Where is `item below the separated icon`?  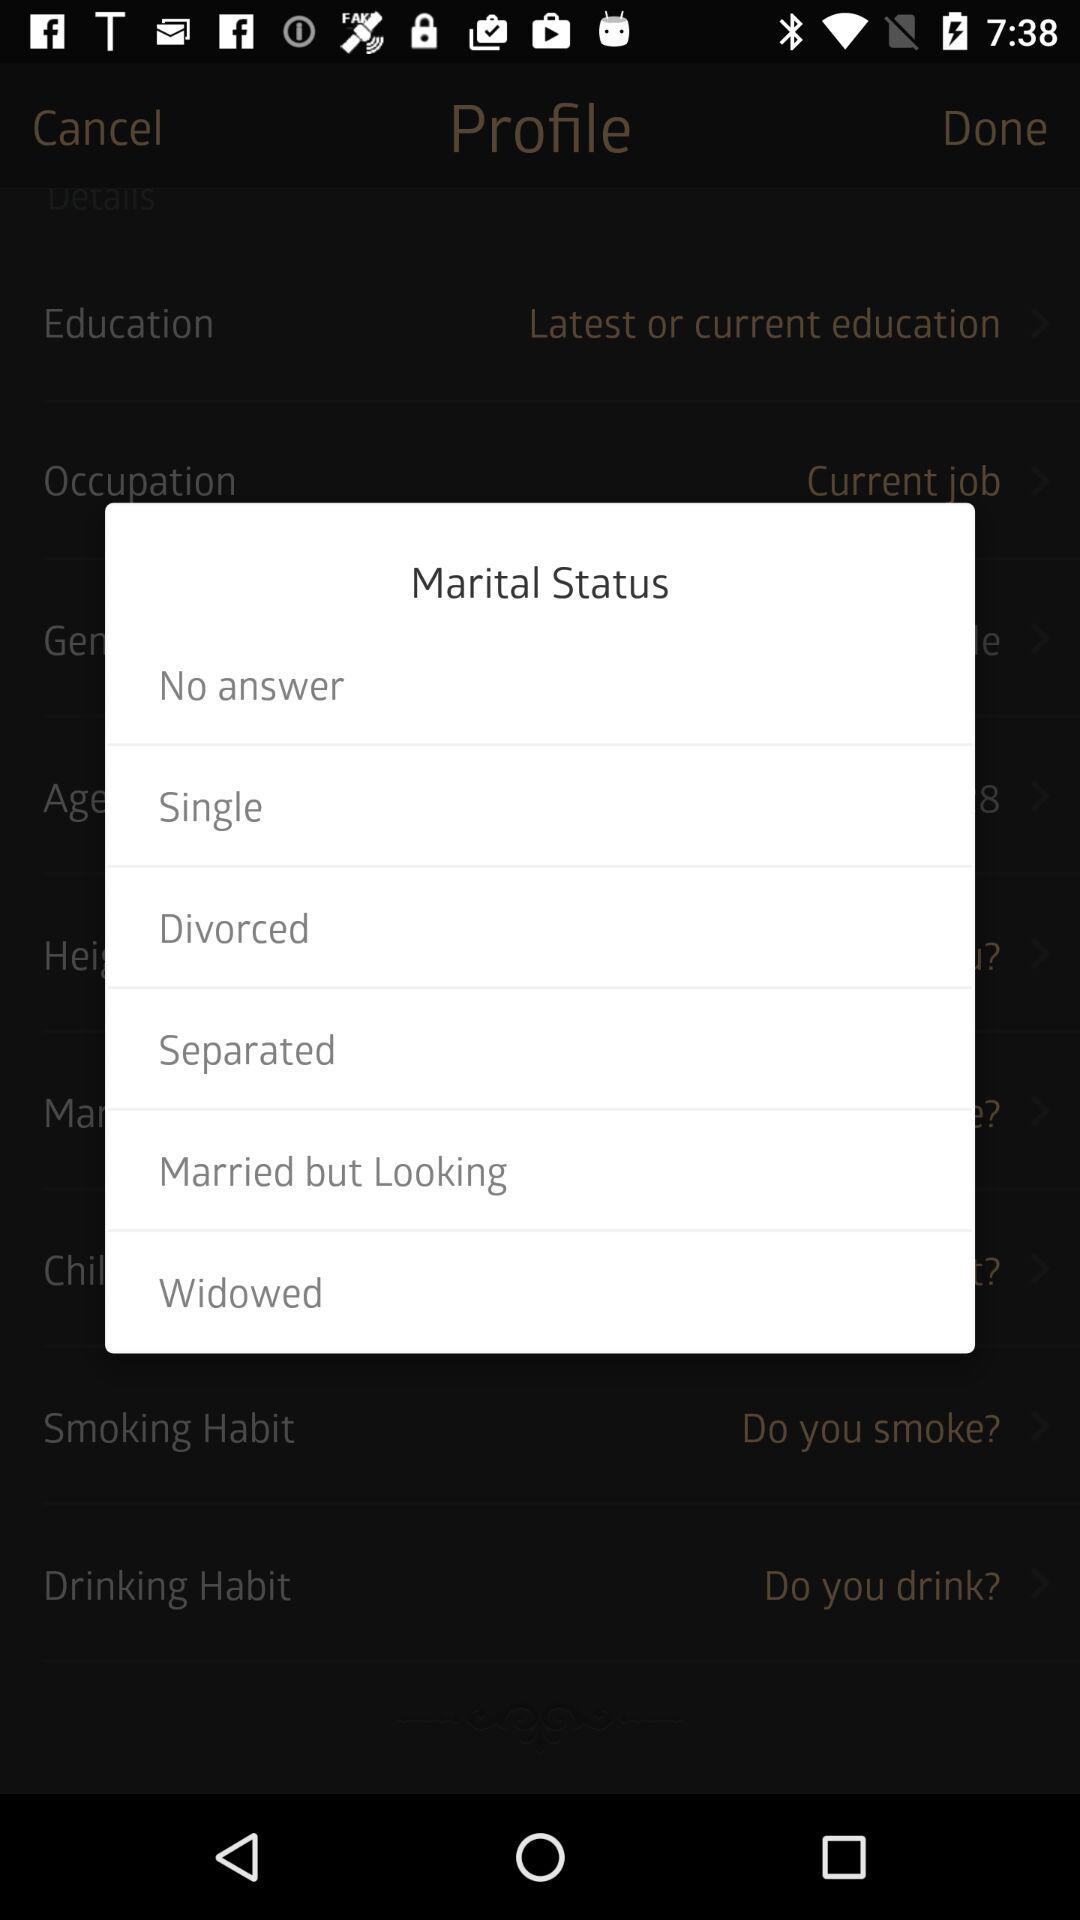
item below the separated icon is located at coordinates (540, 1170).